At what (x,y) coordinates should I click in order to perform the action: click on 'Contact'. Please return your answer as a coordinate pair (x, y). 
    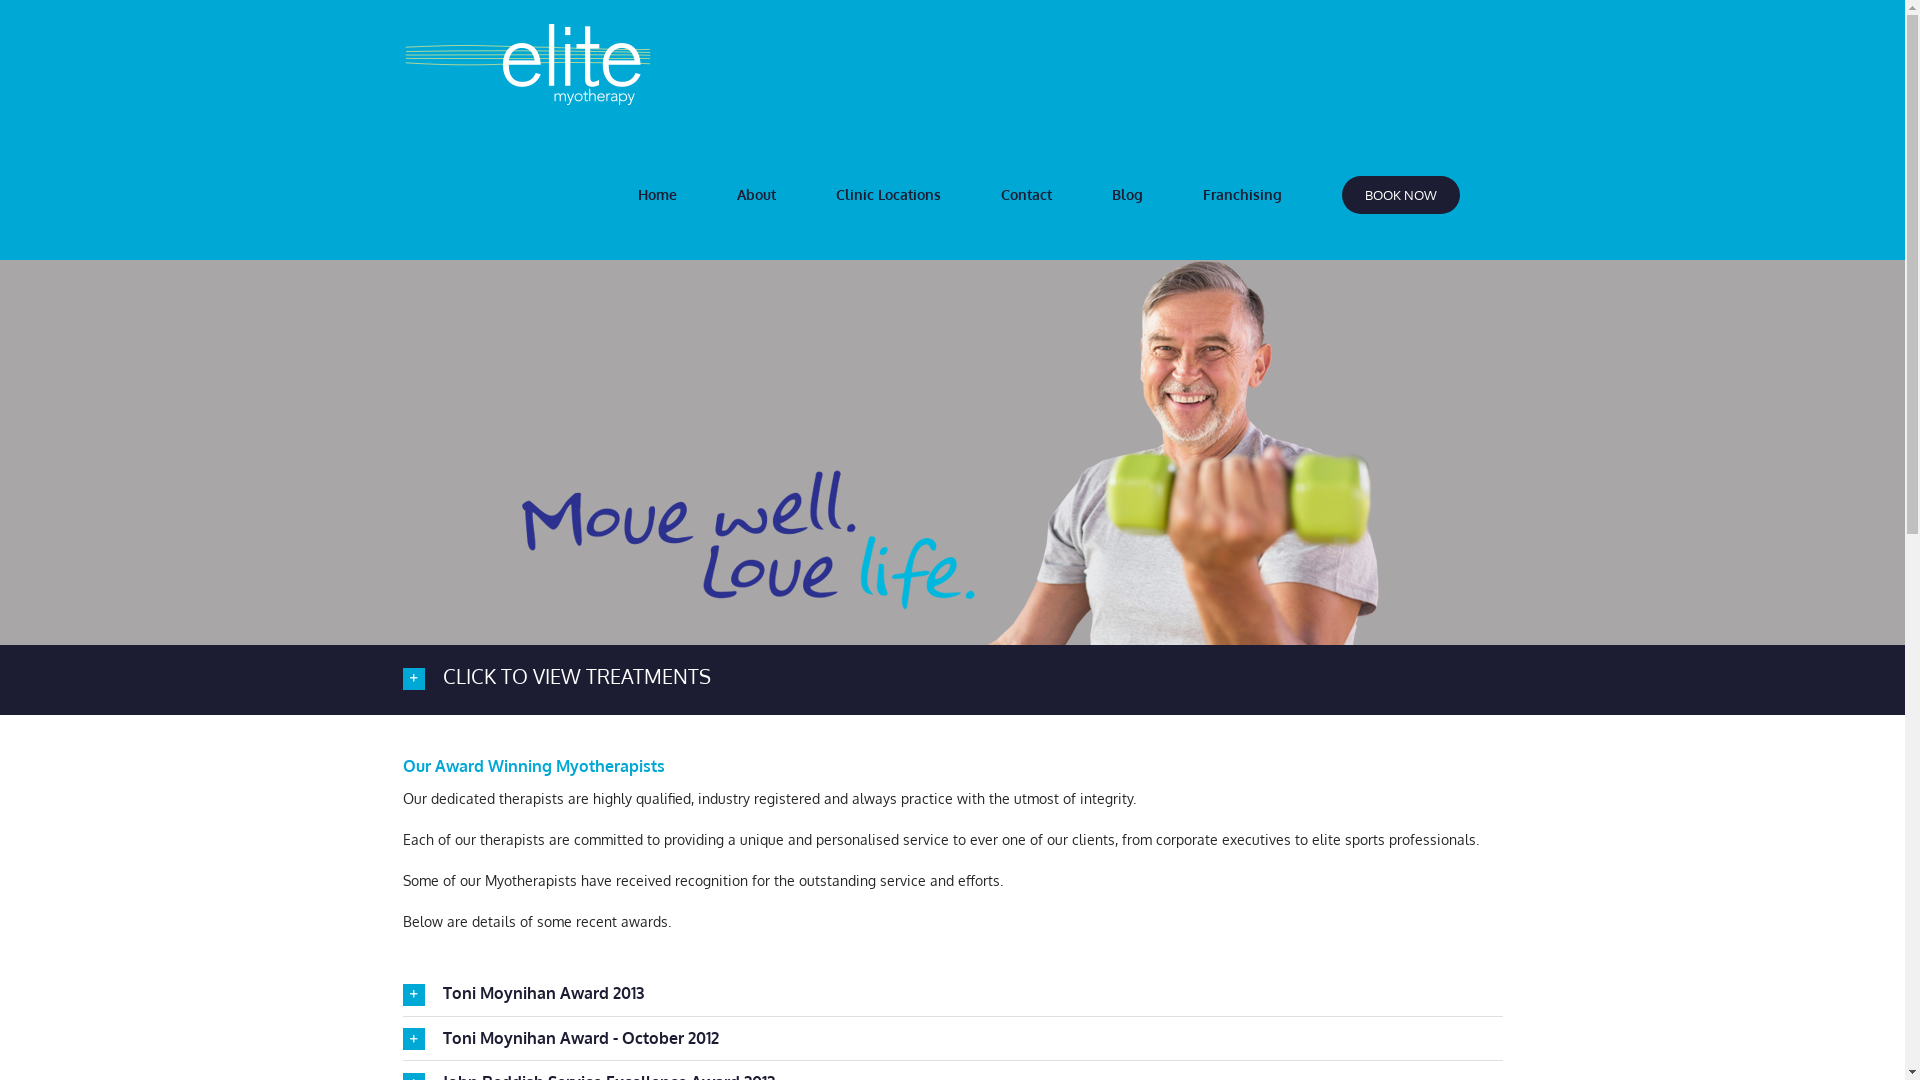
    Looking at the image, I should click on (1027, 195).